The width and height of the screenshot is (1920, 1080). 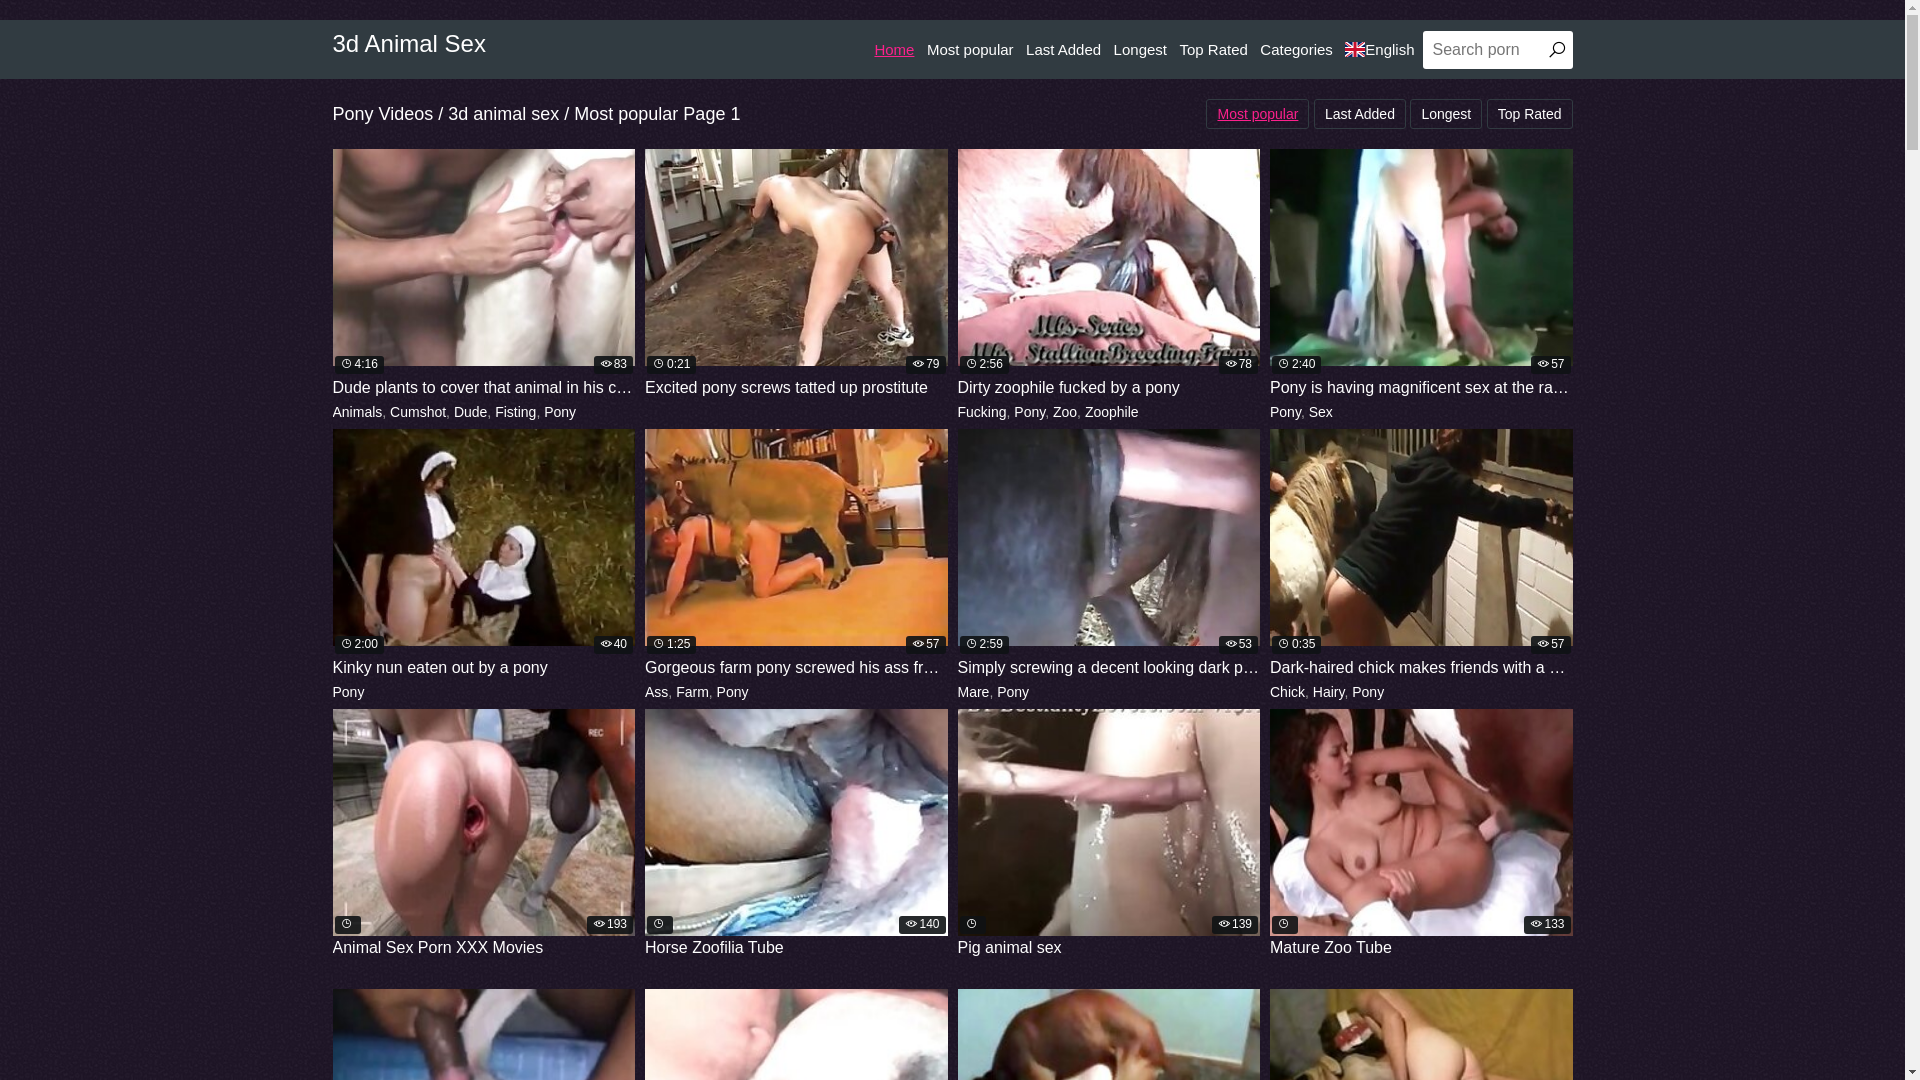 I want to click on '193, so click(x=483, y=834).